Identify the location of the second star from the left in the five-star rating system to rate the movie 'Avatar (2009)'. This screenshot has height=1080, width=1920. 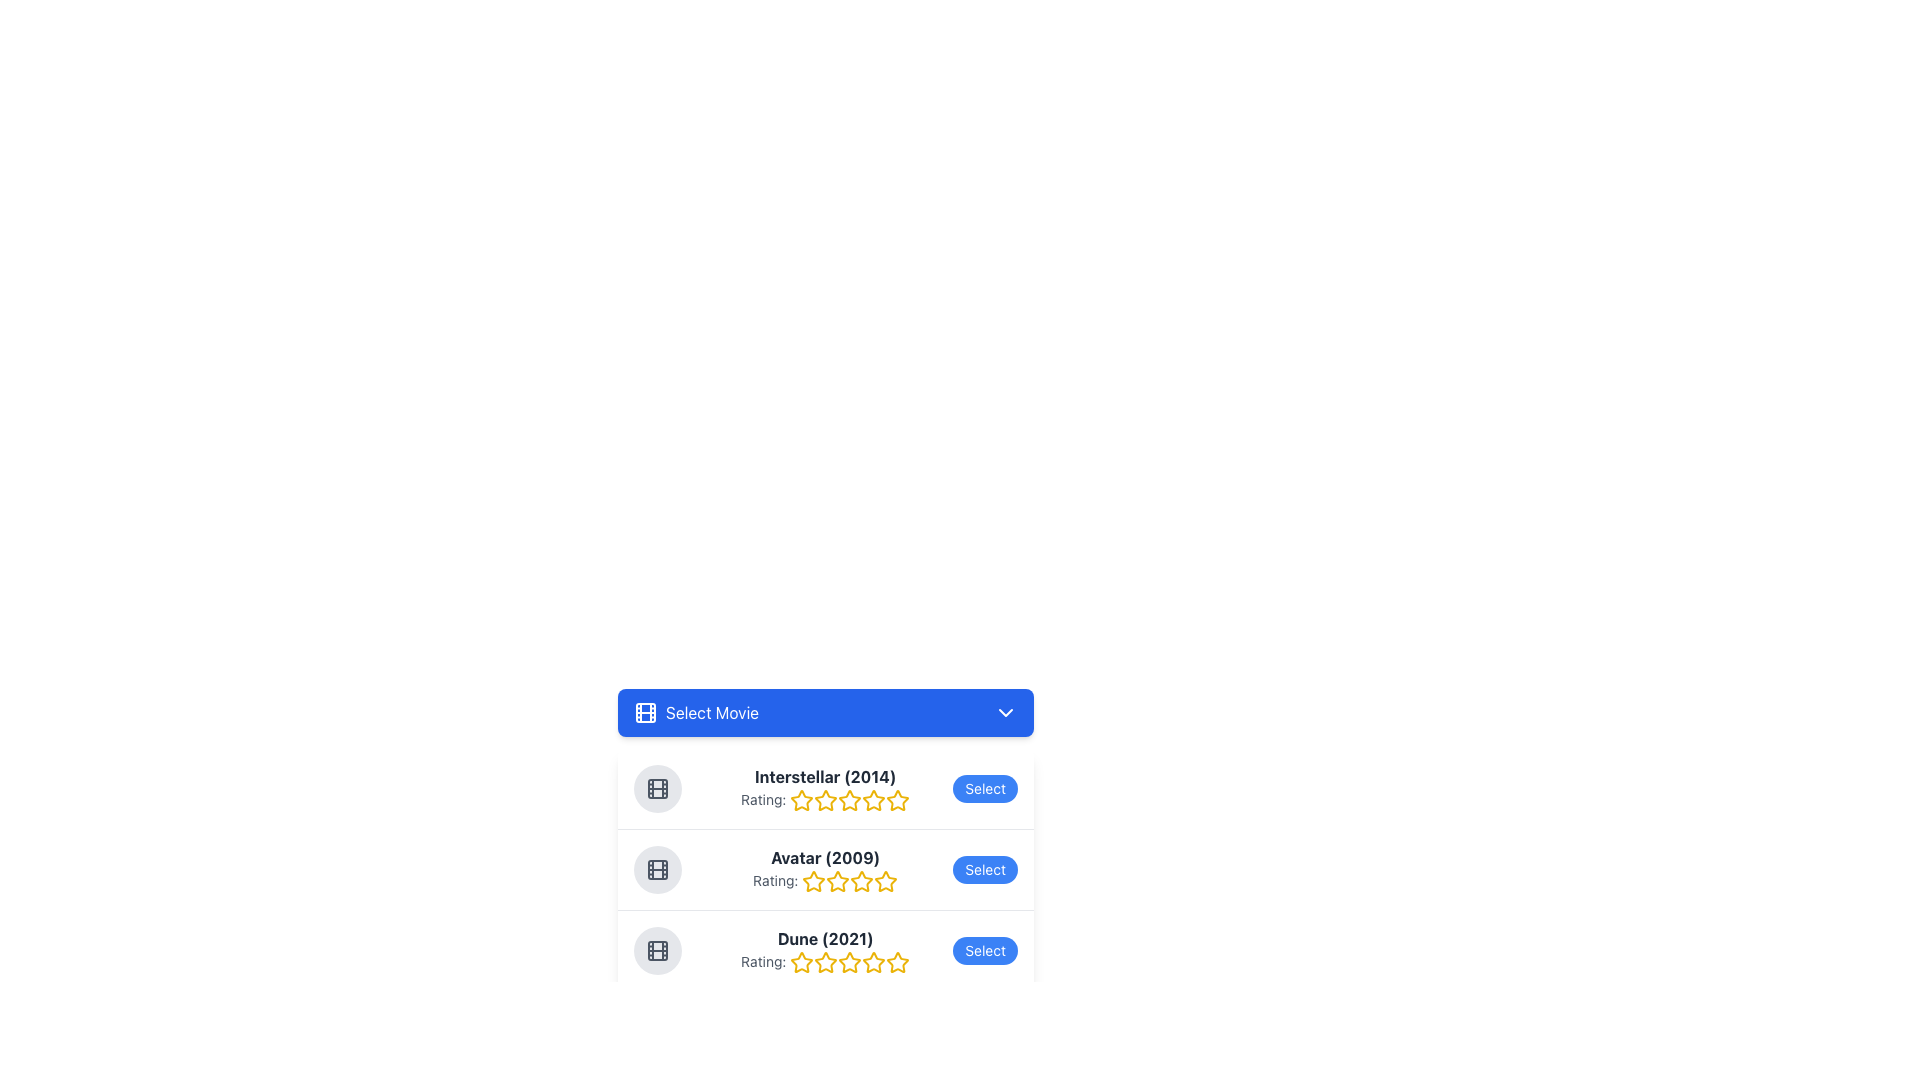
(838, 880).